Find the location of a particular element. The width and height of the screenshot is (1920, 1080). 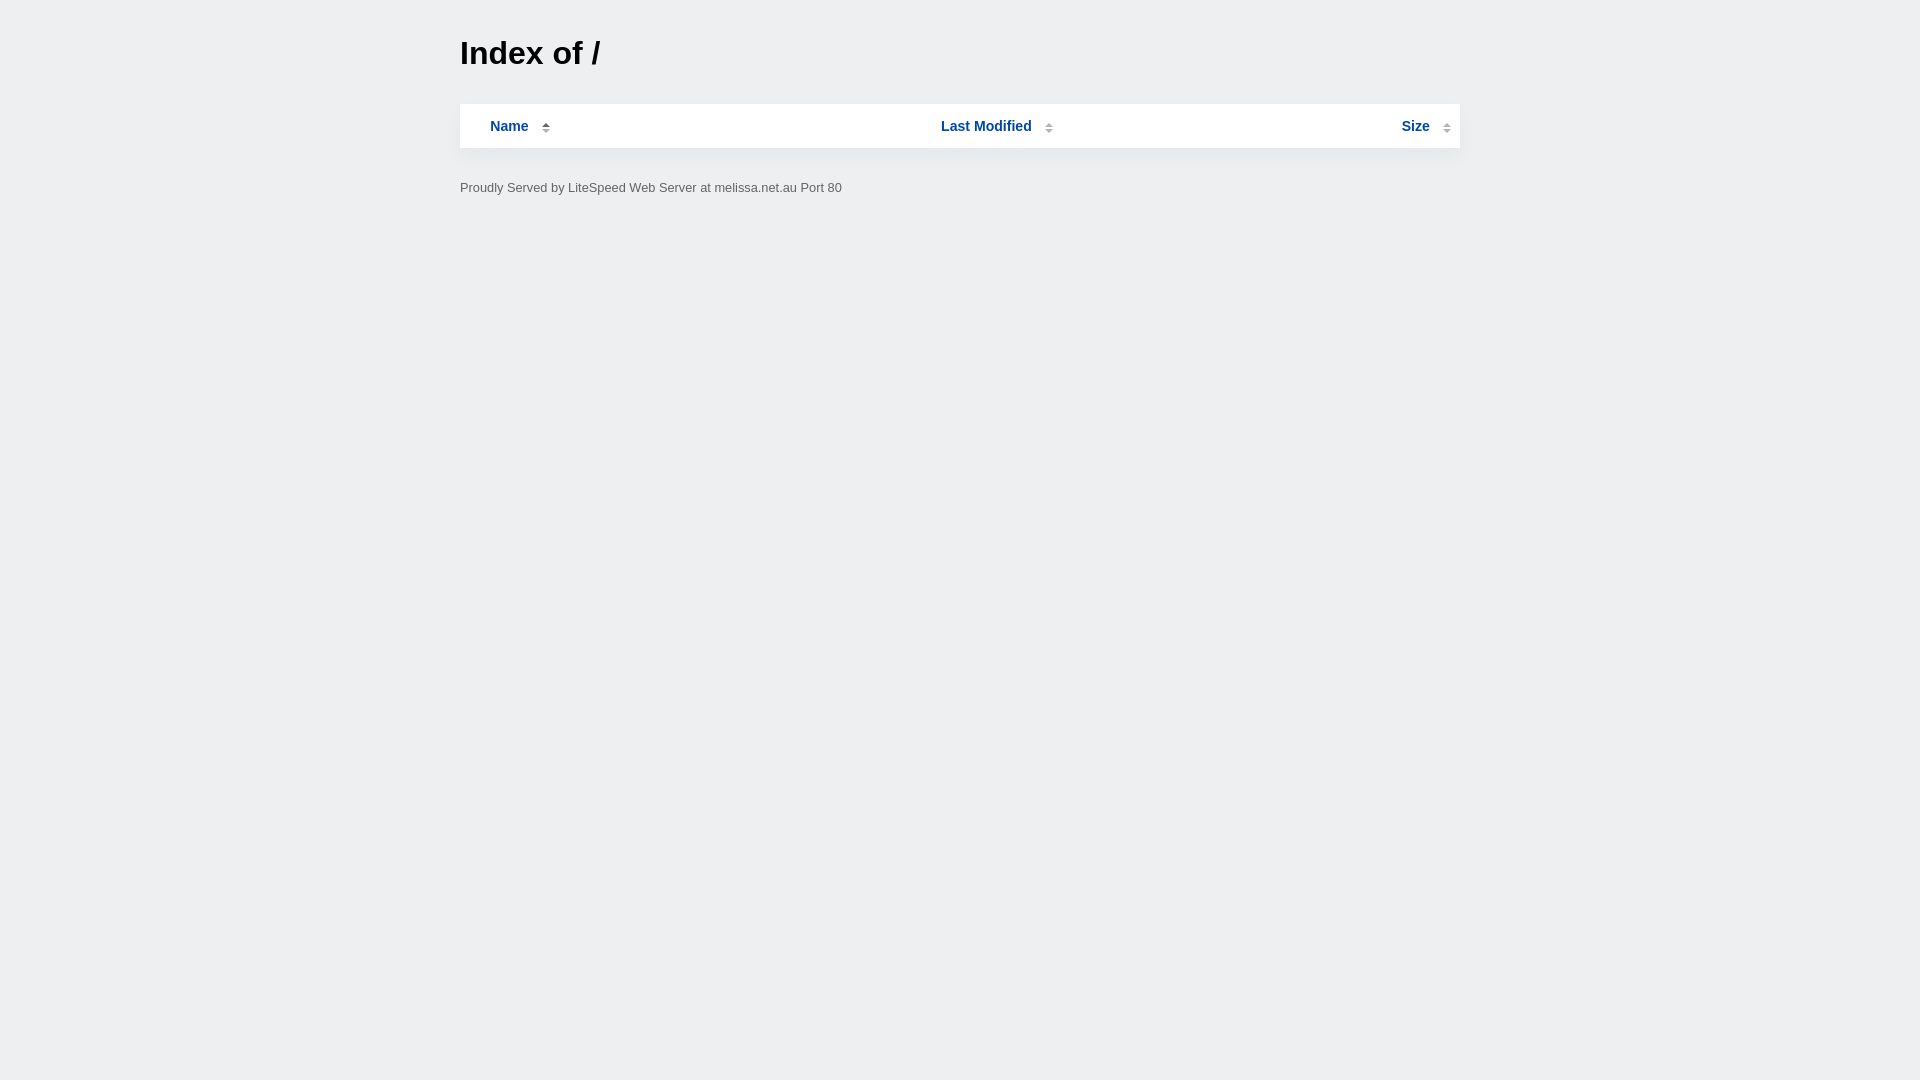

'Name' is located at coordinates (508, 126).